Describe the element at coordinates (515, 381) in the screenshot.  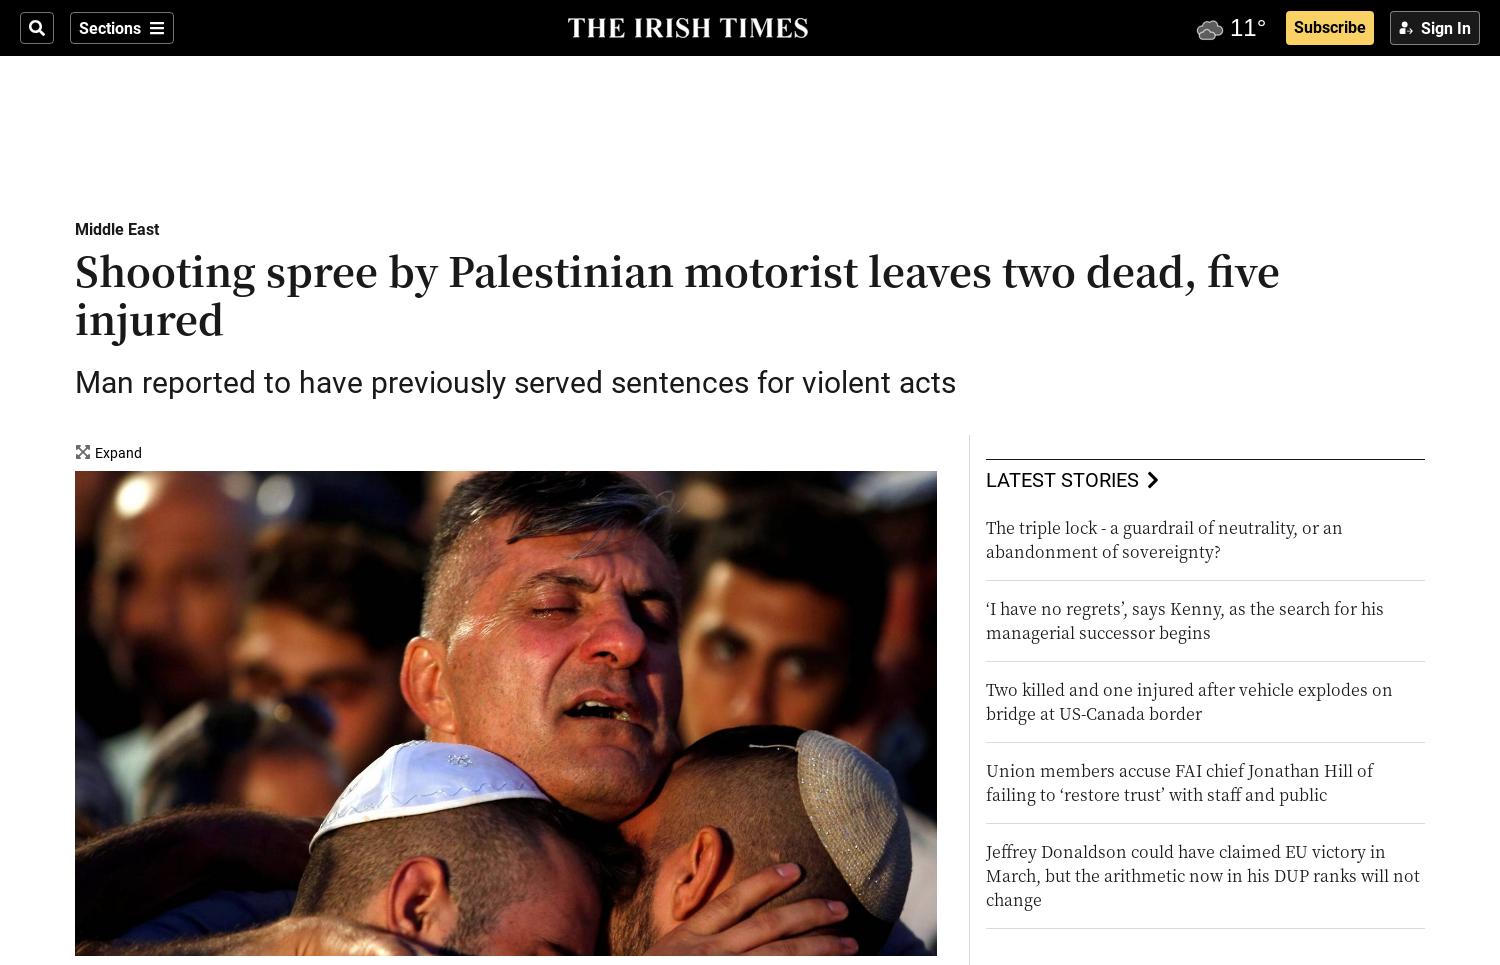
I see `'Man reported to have previously served sentences for violent acts'` at that location.